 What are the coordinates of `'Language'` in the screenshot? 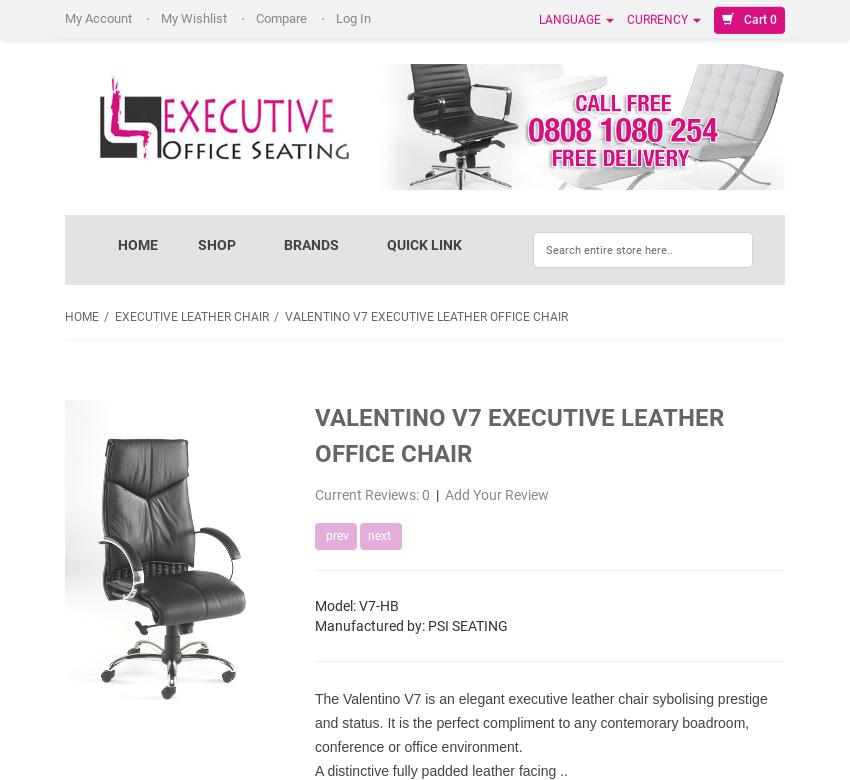 It's located at (571, 19).